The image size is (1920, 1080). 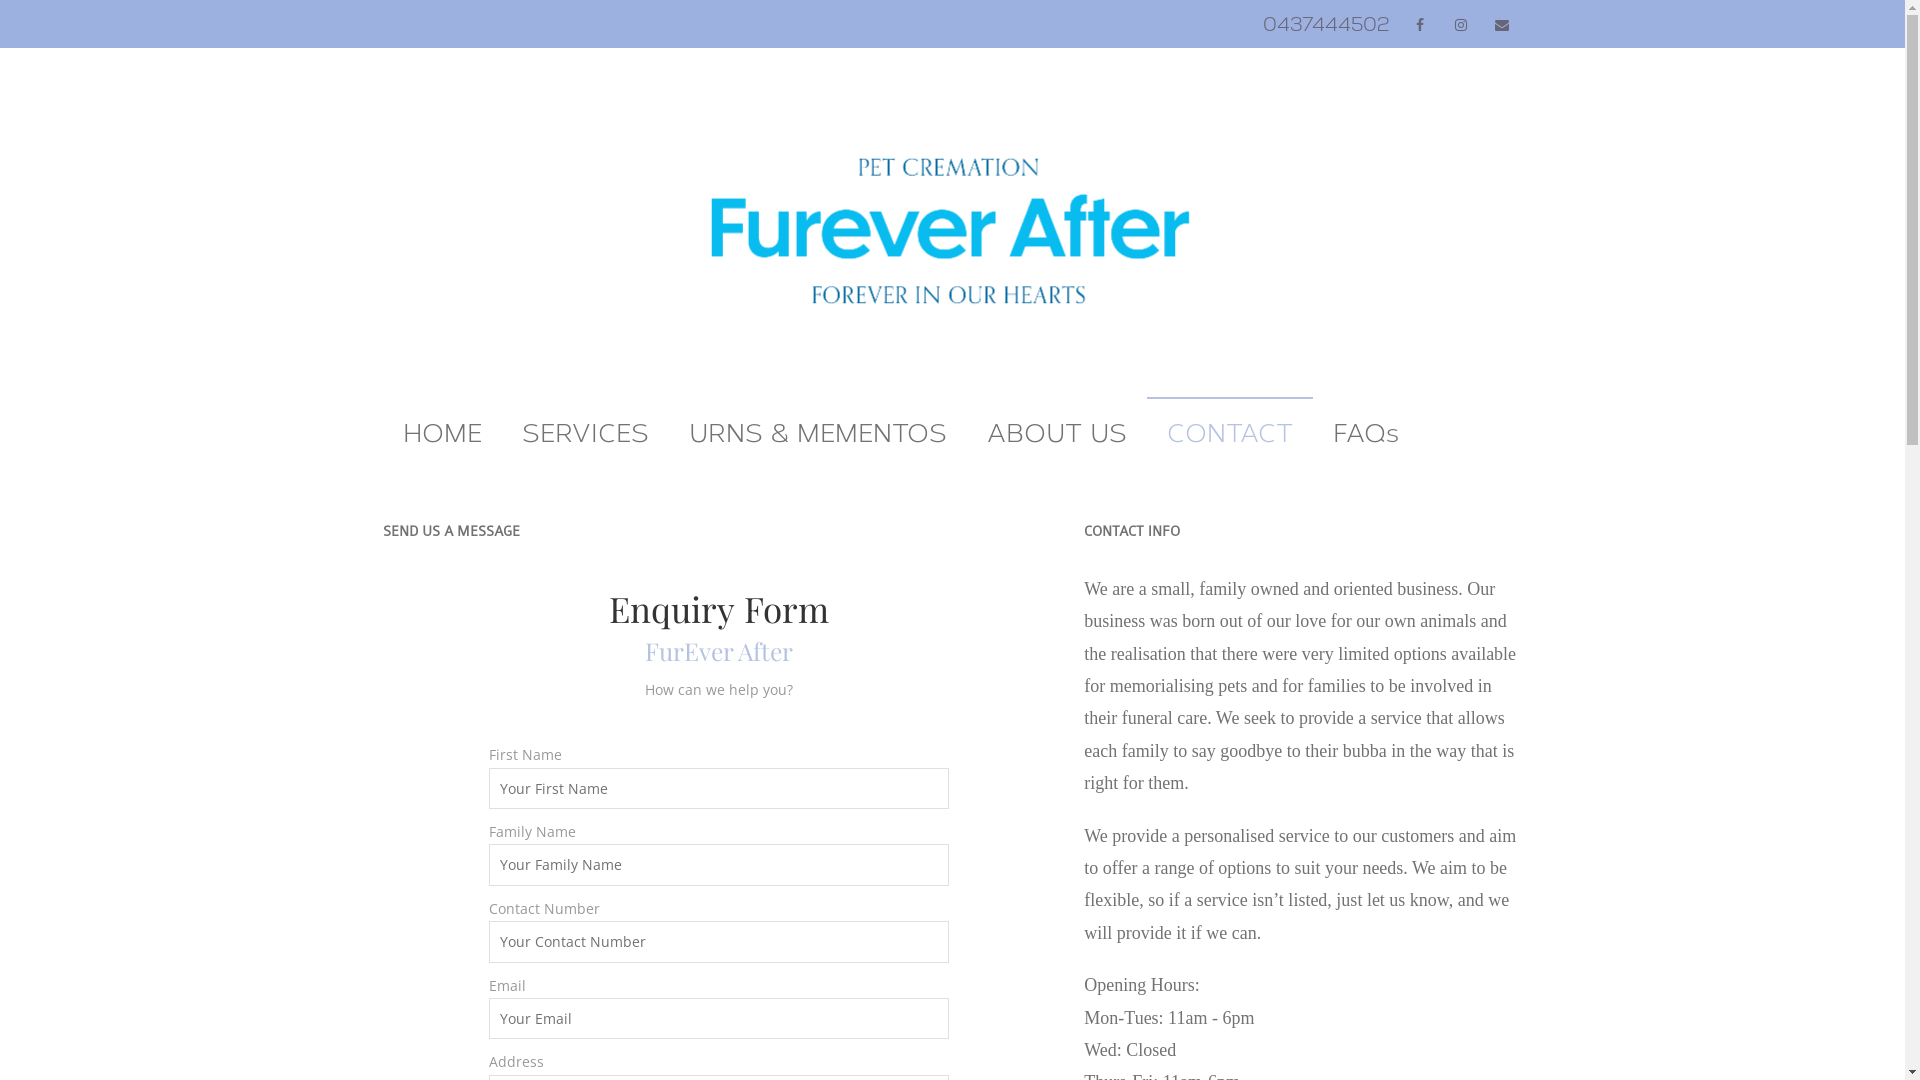 What do you see at coordinates (502, 432) in the screenshot?
I see `'SERVICES'` at bounding box center [502, 432].